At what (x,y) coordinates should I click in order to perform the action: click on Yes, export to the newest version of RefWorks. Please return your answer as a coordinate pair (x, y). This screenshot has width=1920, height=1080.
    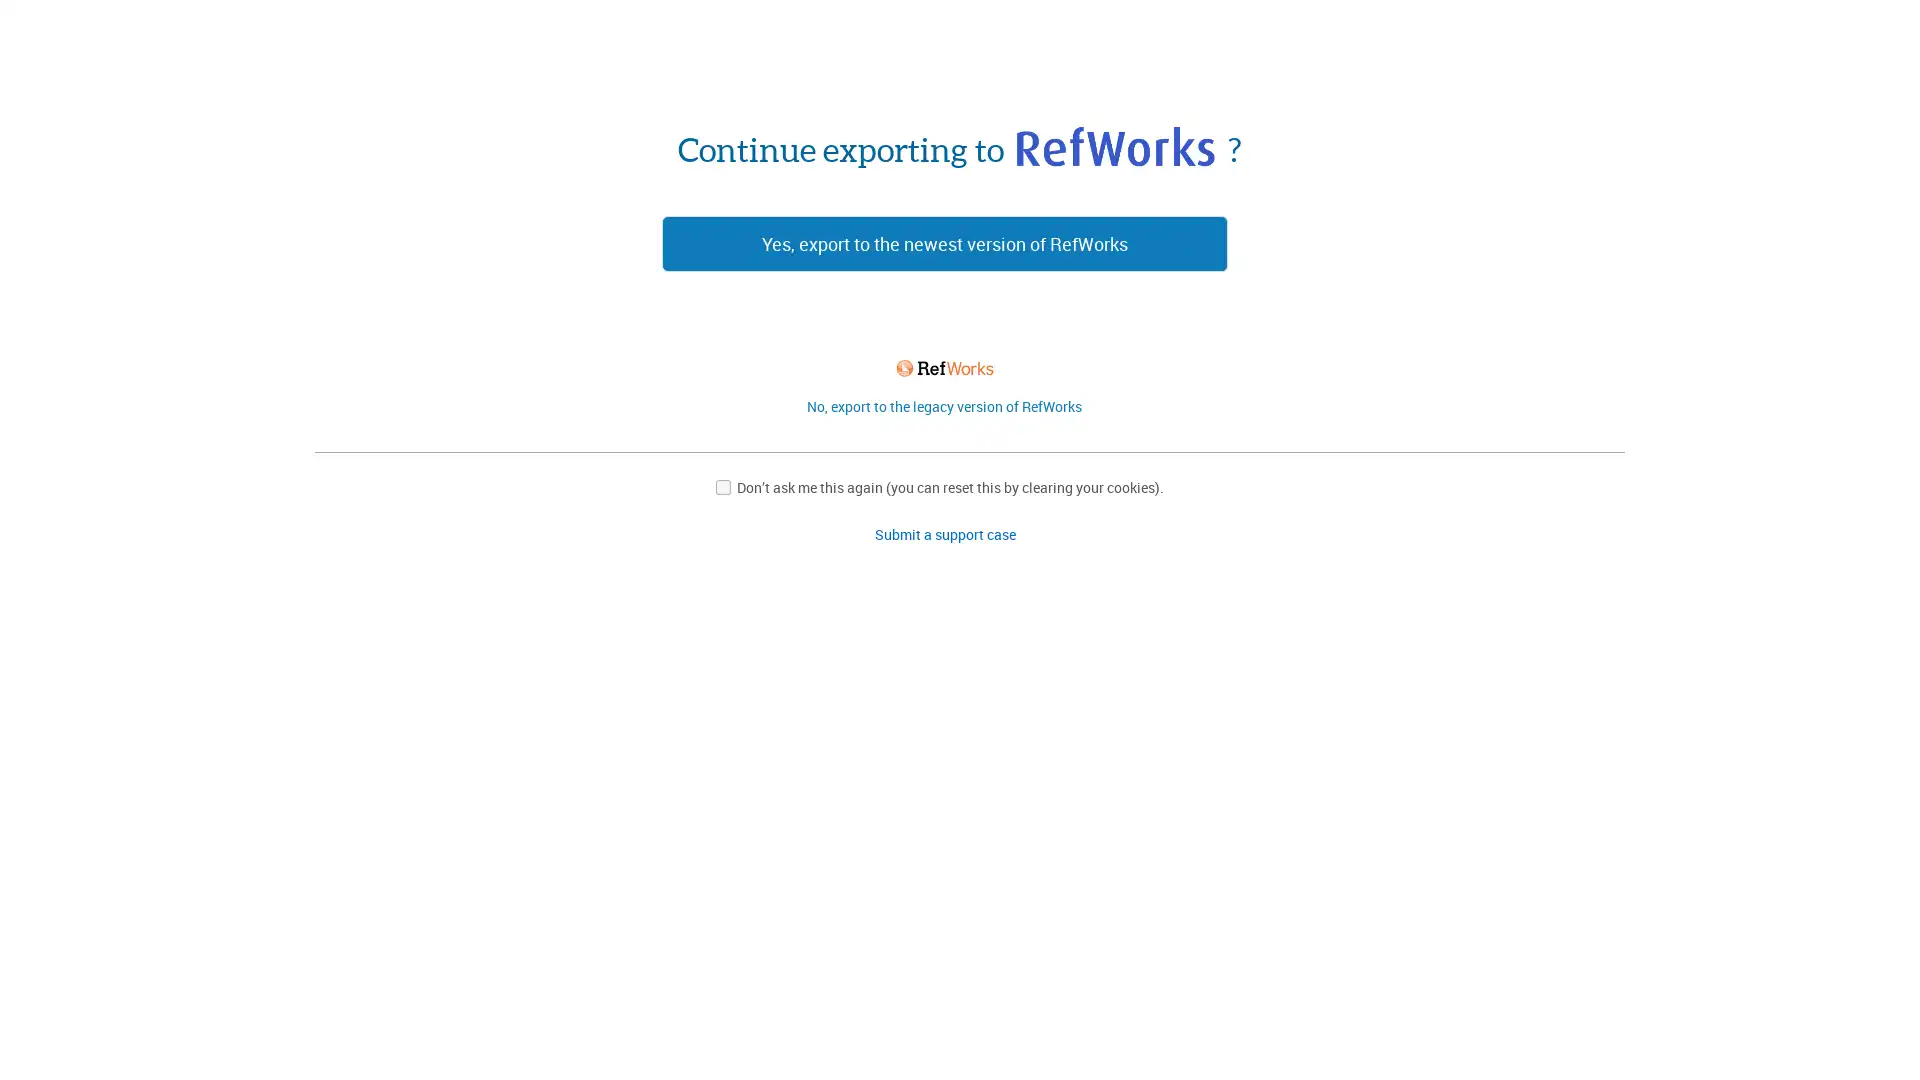
    Looking at the image, I should click on (943, 242).